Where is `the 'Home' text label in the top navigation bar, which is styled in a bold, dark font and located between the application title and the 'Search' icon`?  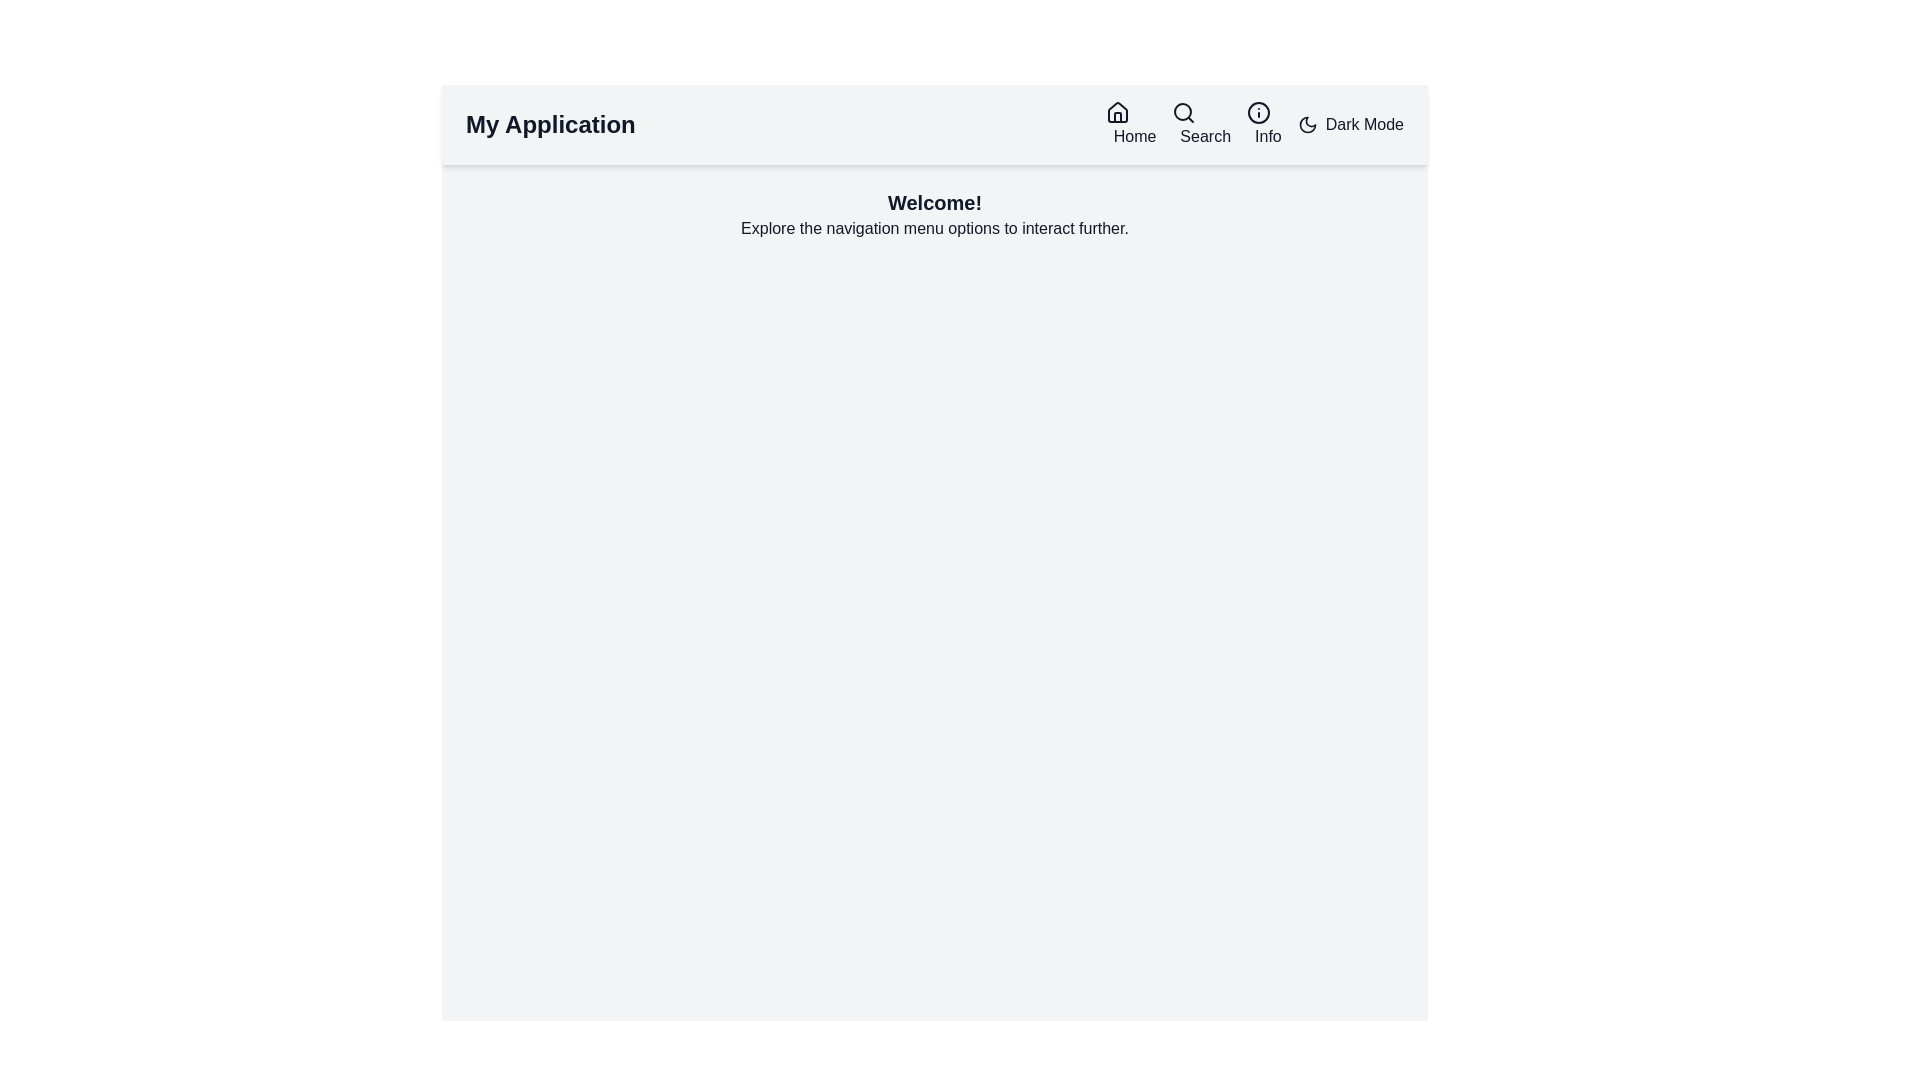
the 'Home' text label in the top navigation bar, which is styled in a bold, dark font and located between the application title and the 'Search' icon is located at coordinates (1135, 135).